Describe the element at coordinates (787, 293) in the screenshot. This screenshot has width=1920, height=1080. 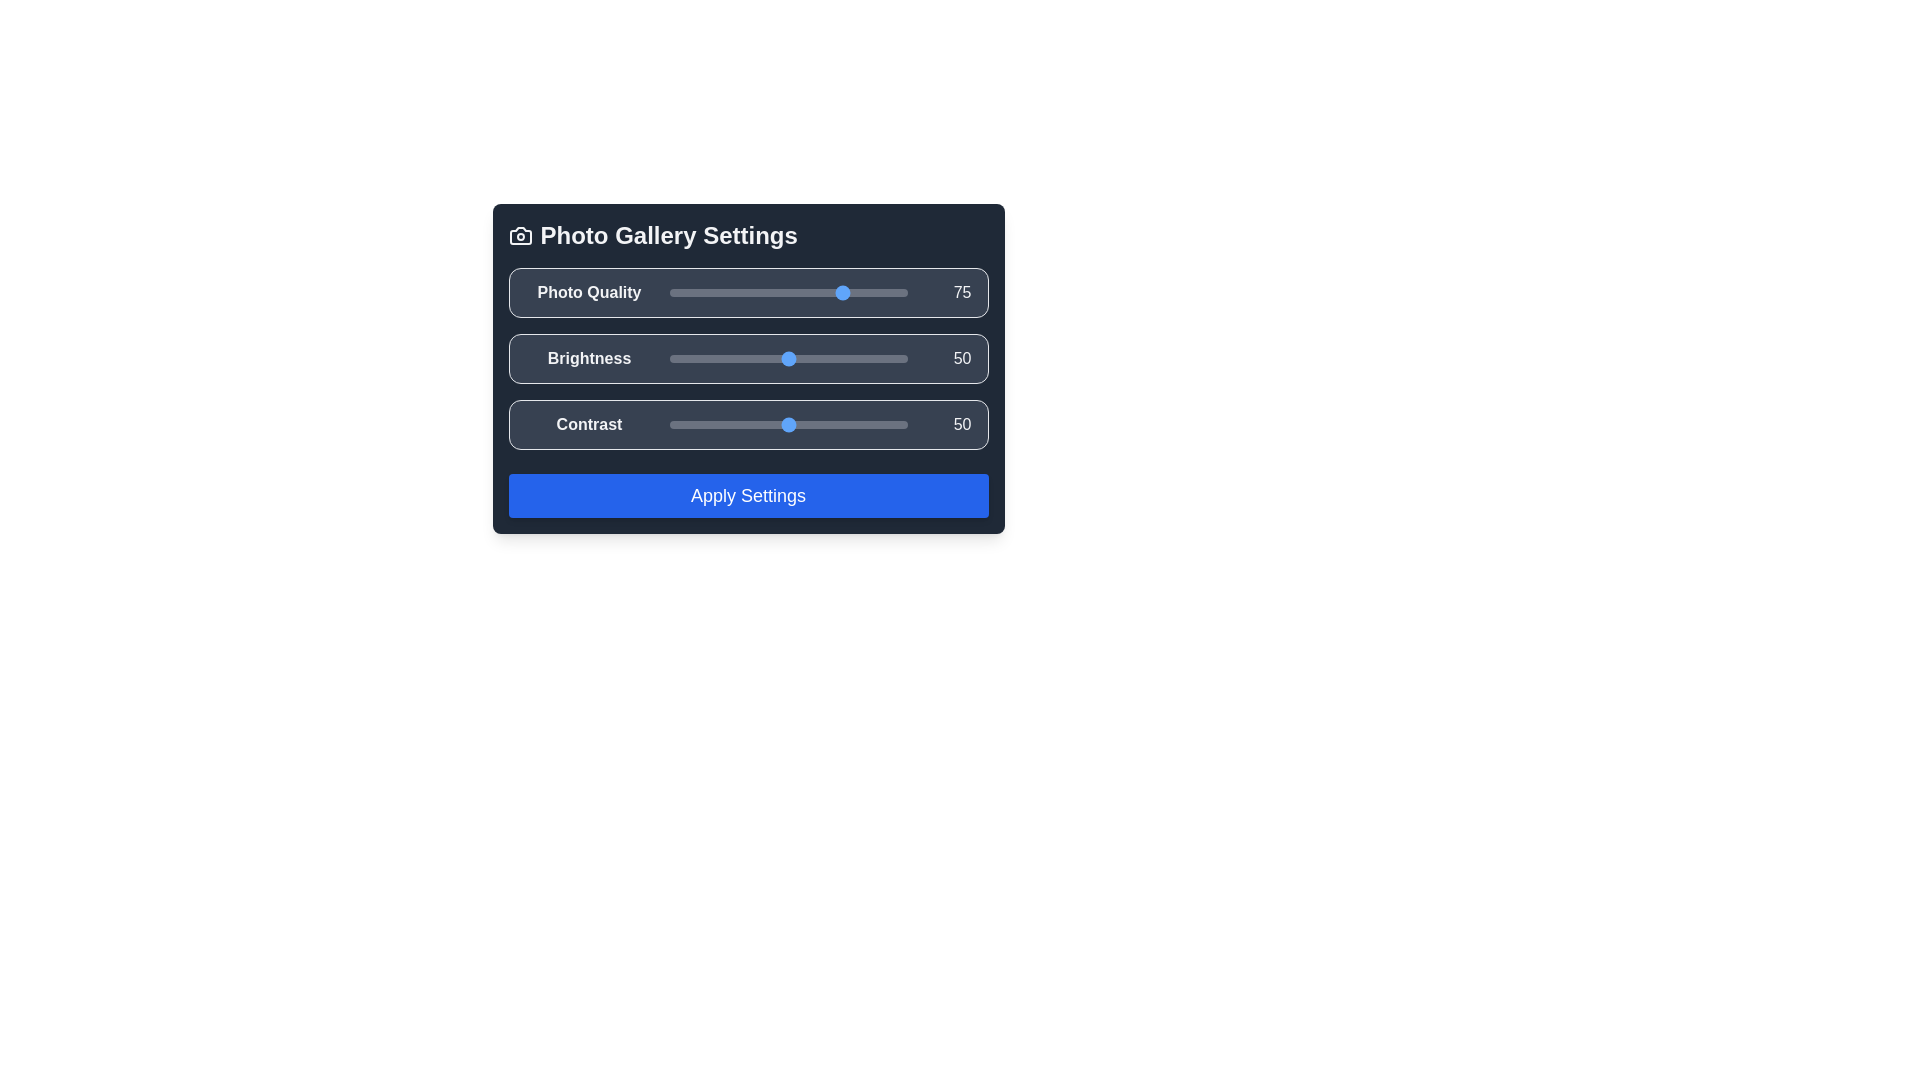
I see `the middle portion of the Range Slider to set a value, which is visually identified by its gray track and blue highlight, located between the 'Photo Quality' label and the value display of '75'` at that location.